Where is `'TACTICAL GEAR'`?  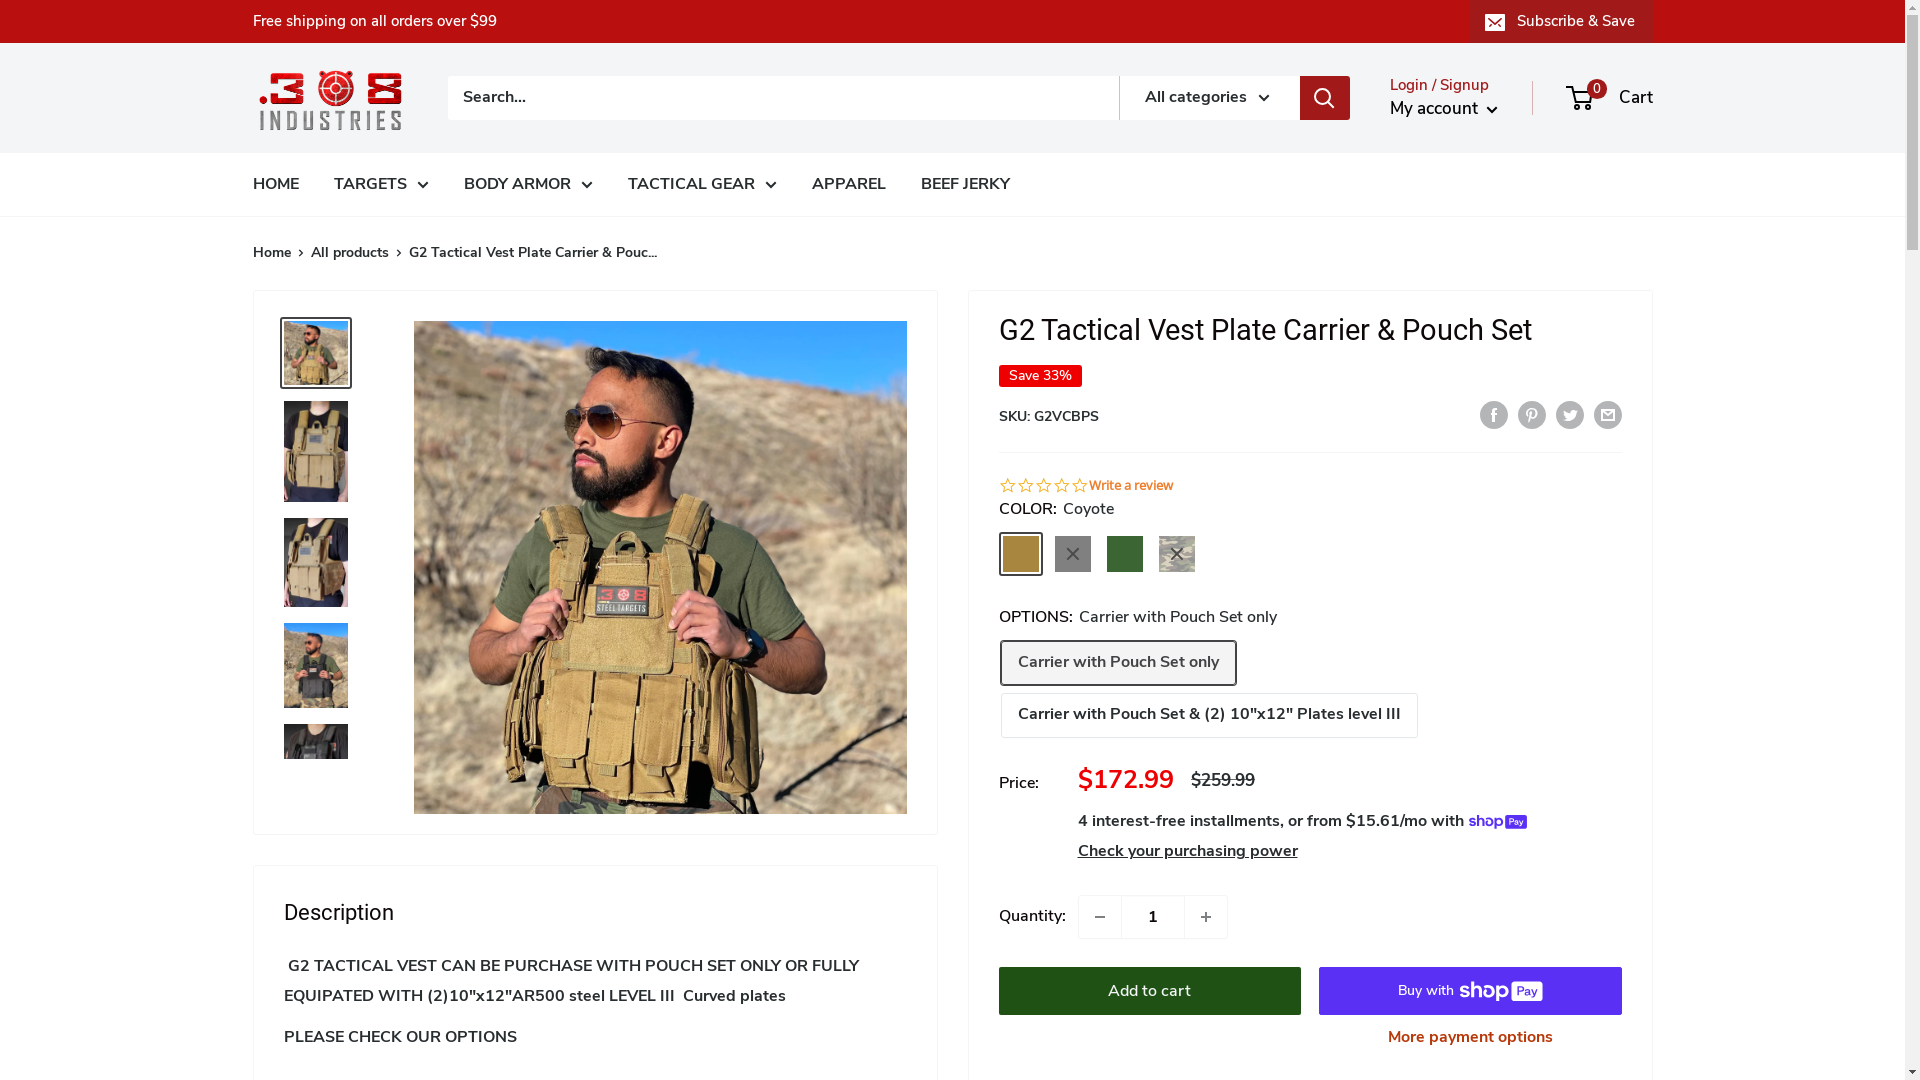 'TACTICAL GEAR' is located at coordinates (702, 185).